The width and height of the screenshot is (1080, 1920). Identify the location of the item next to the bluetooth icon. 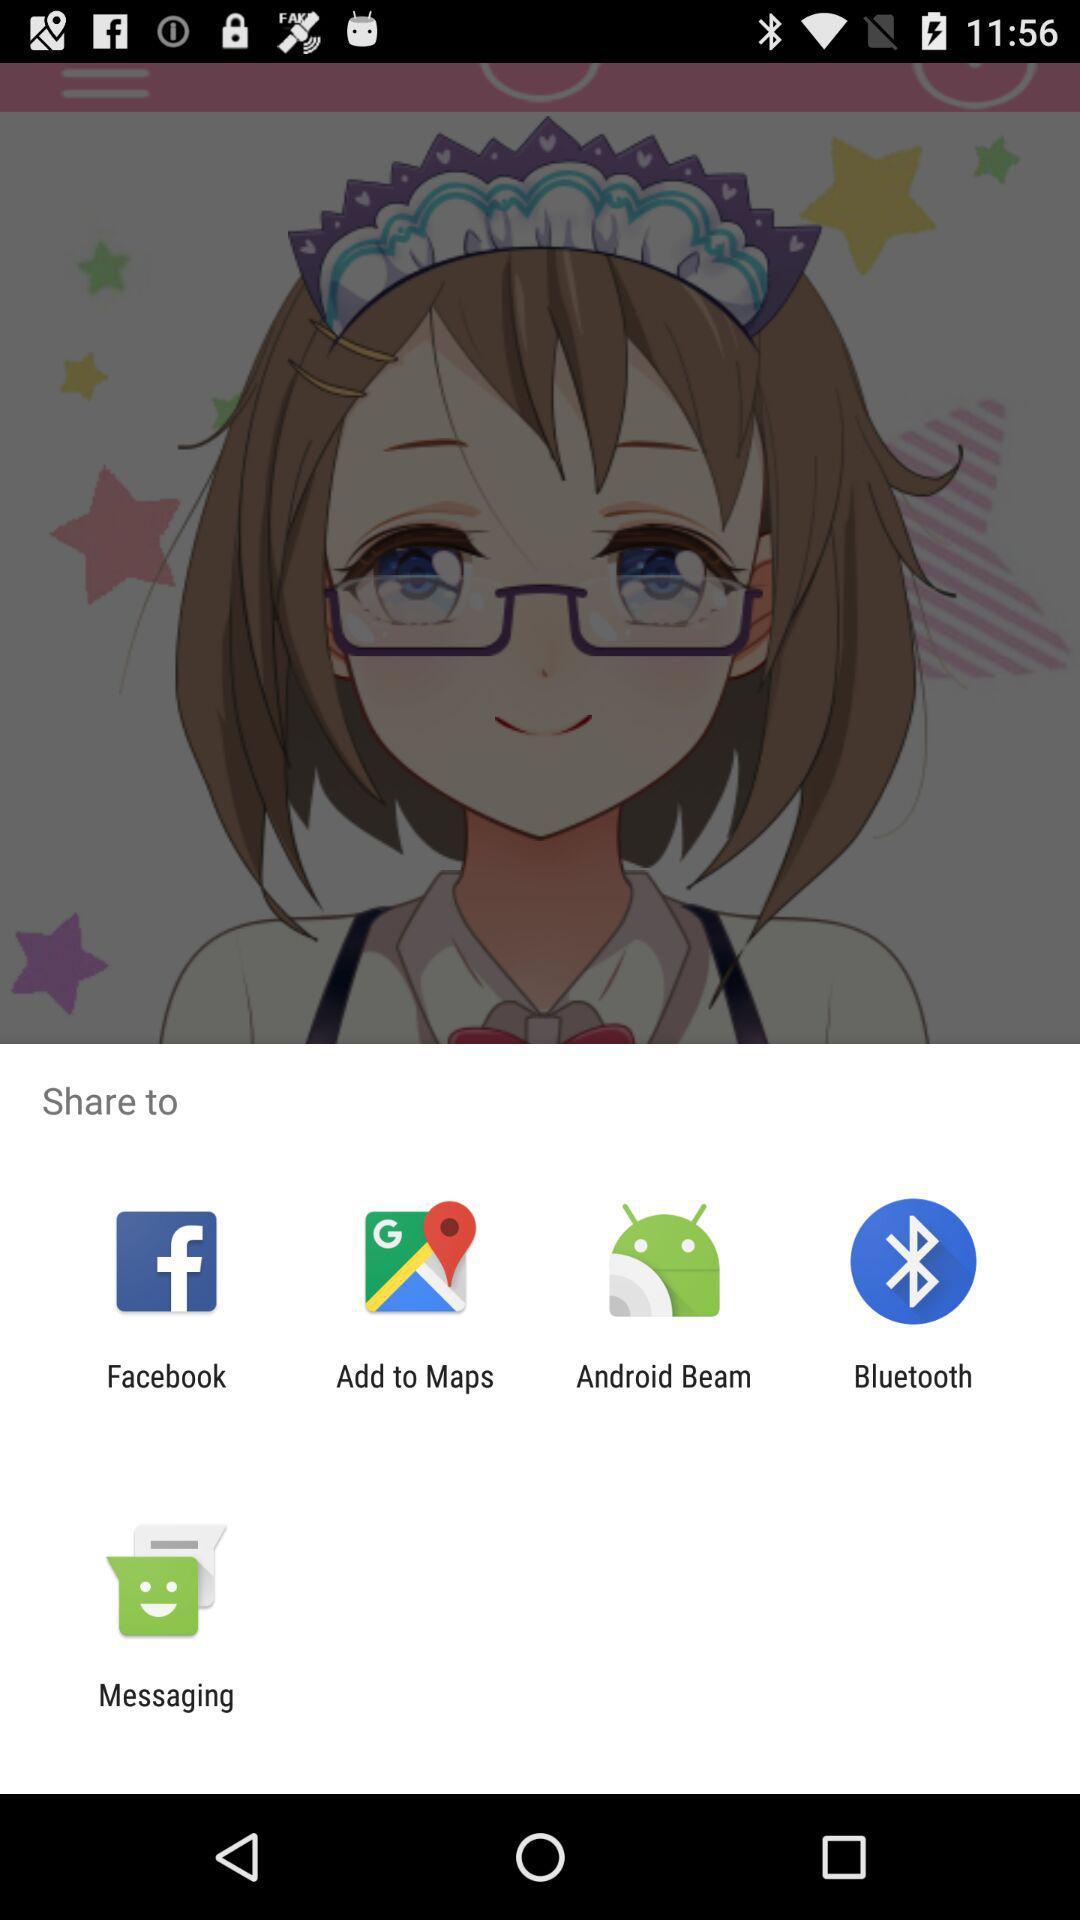
(664, 1392).